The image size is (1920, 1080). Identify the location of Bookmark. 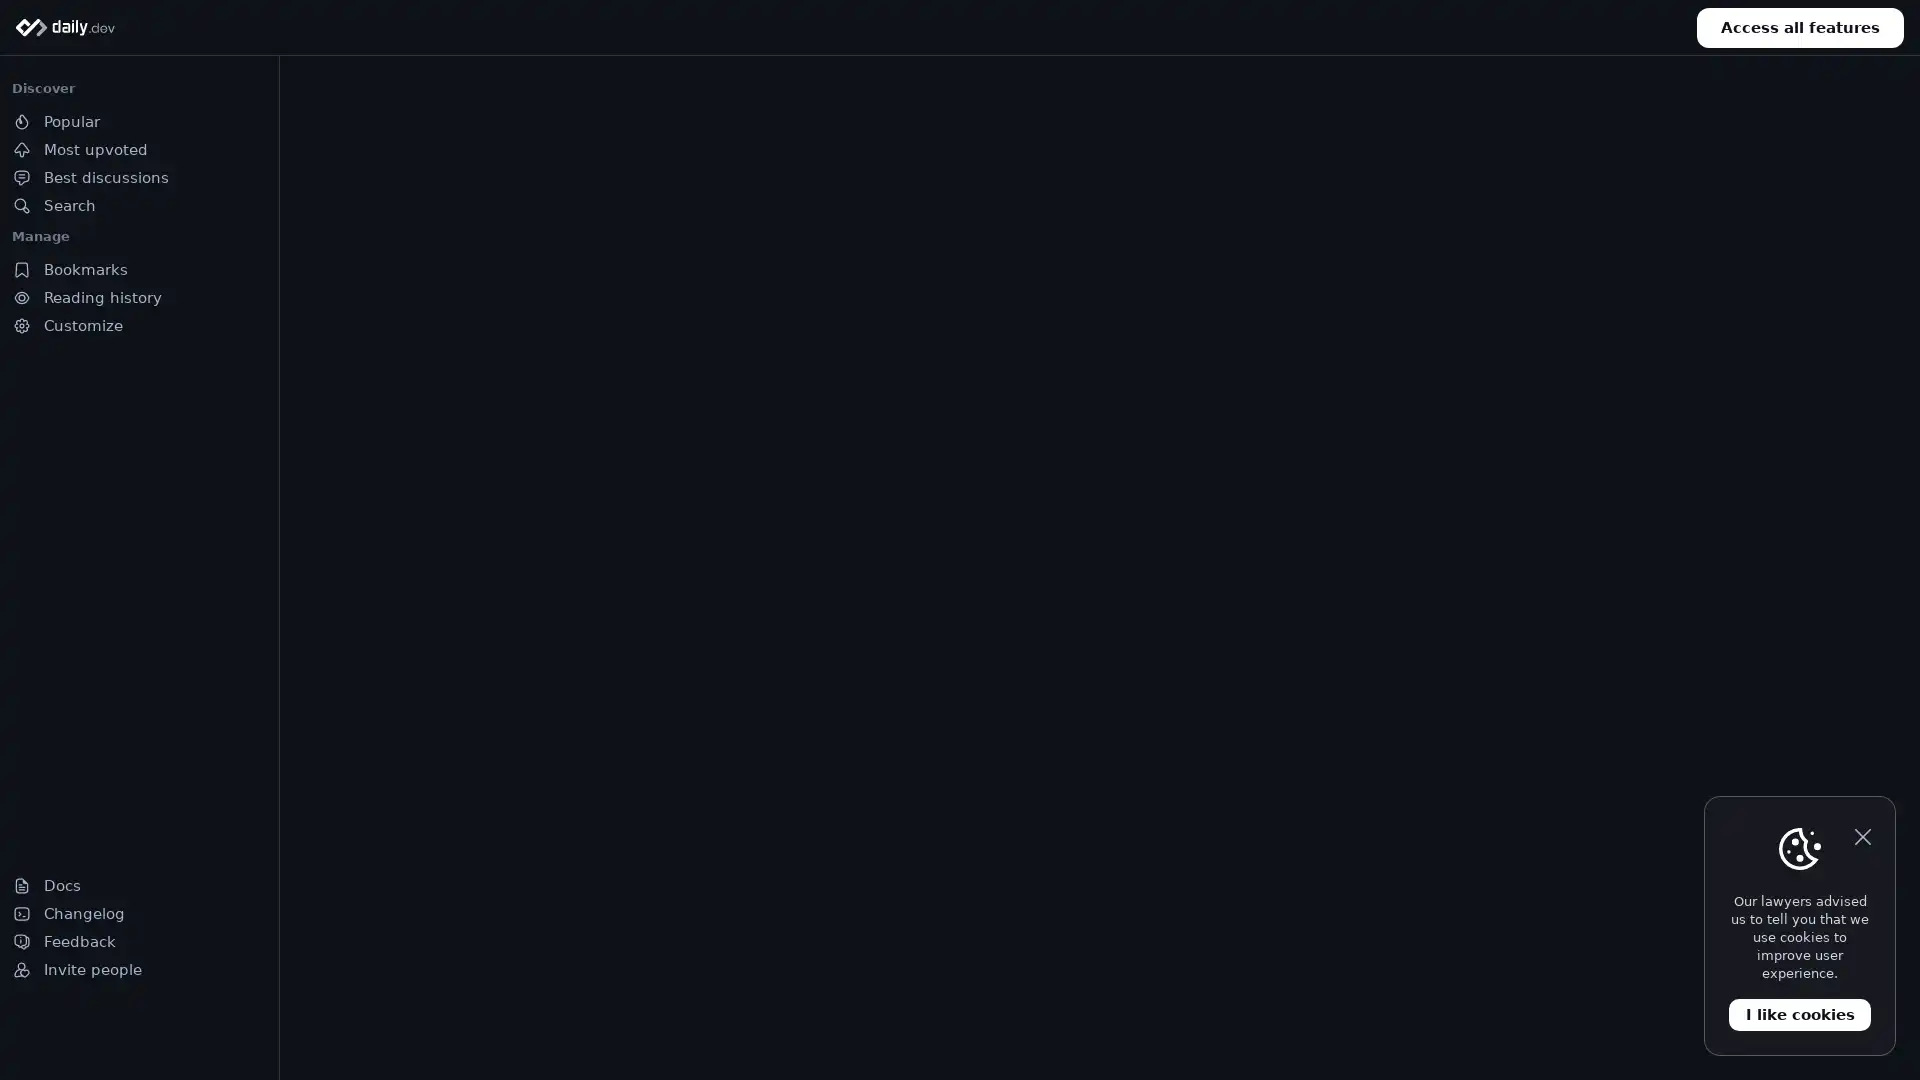
(1741, 975).